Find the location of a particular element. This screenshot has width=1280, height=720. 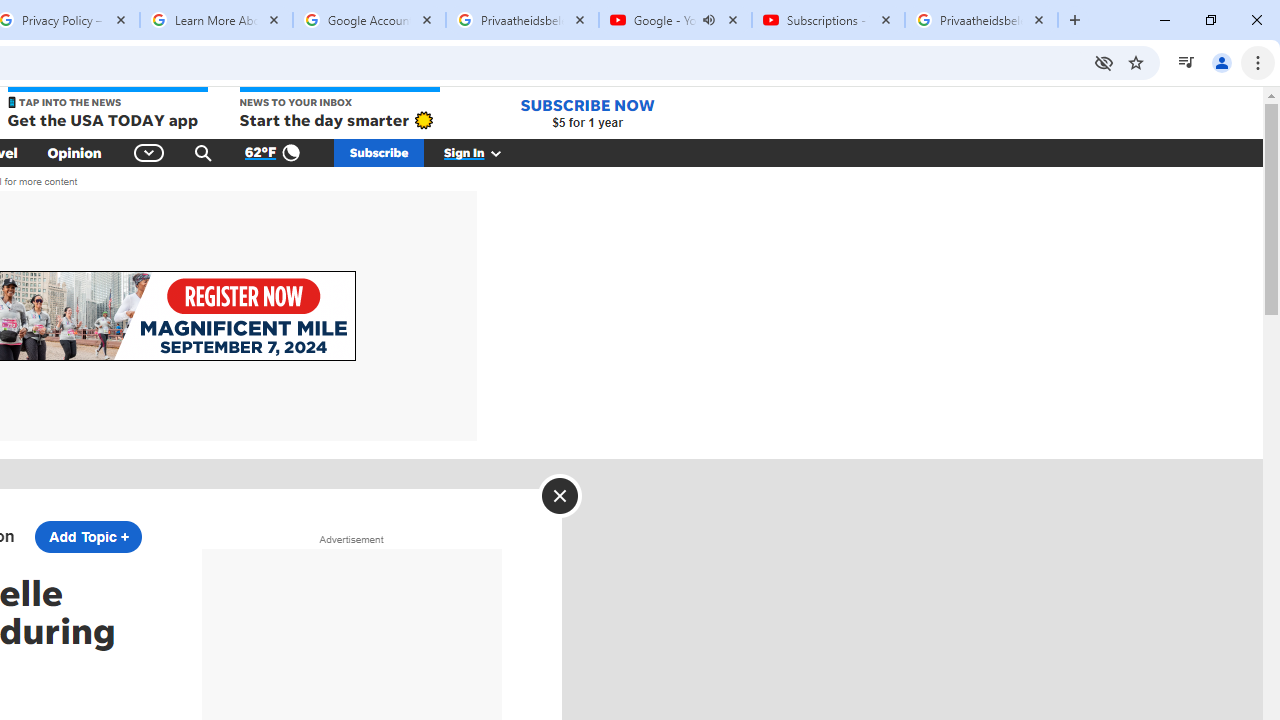

'Sign In' is located at coordinates (483, 152).